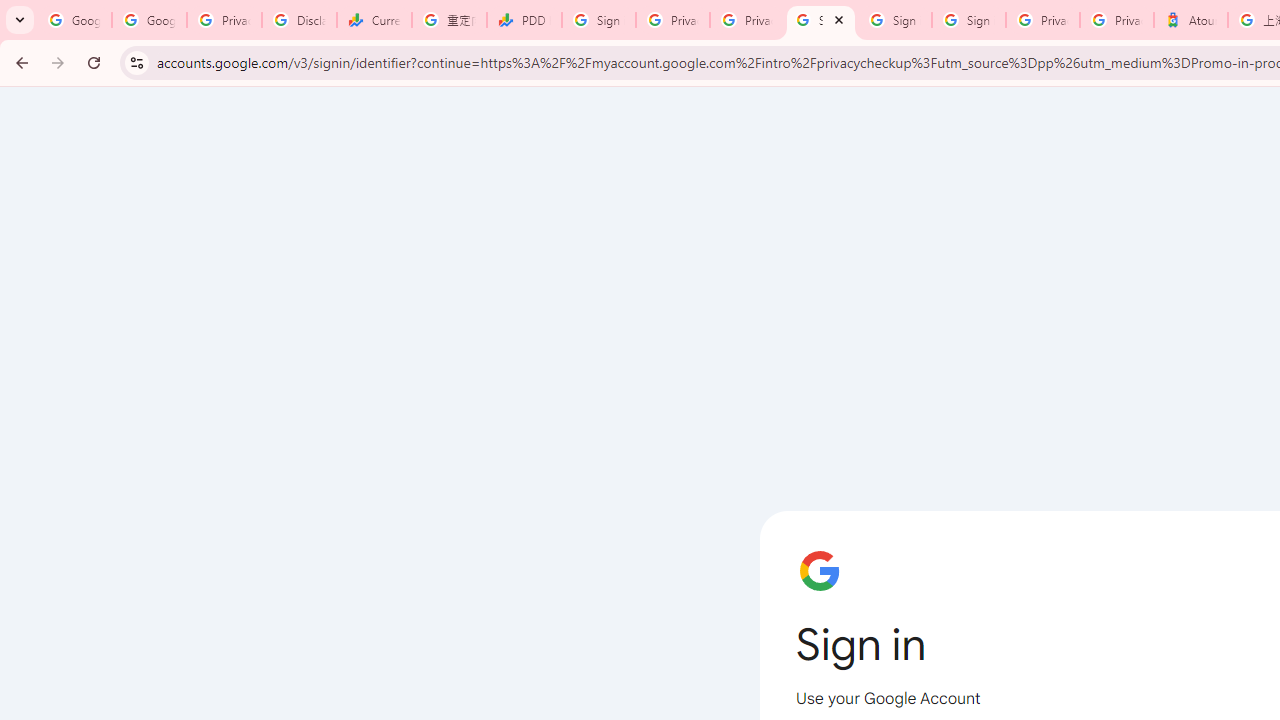 This screenshot has width=1280, height=720. I want to click on 'Sign in - Google Accounts', so click(893, 20).